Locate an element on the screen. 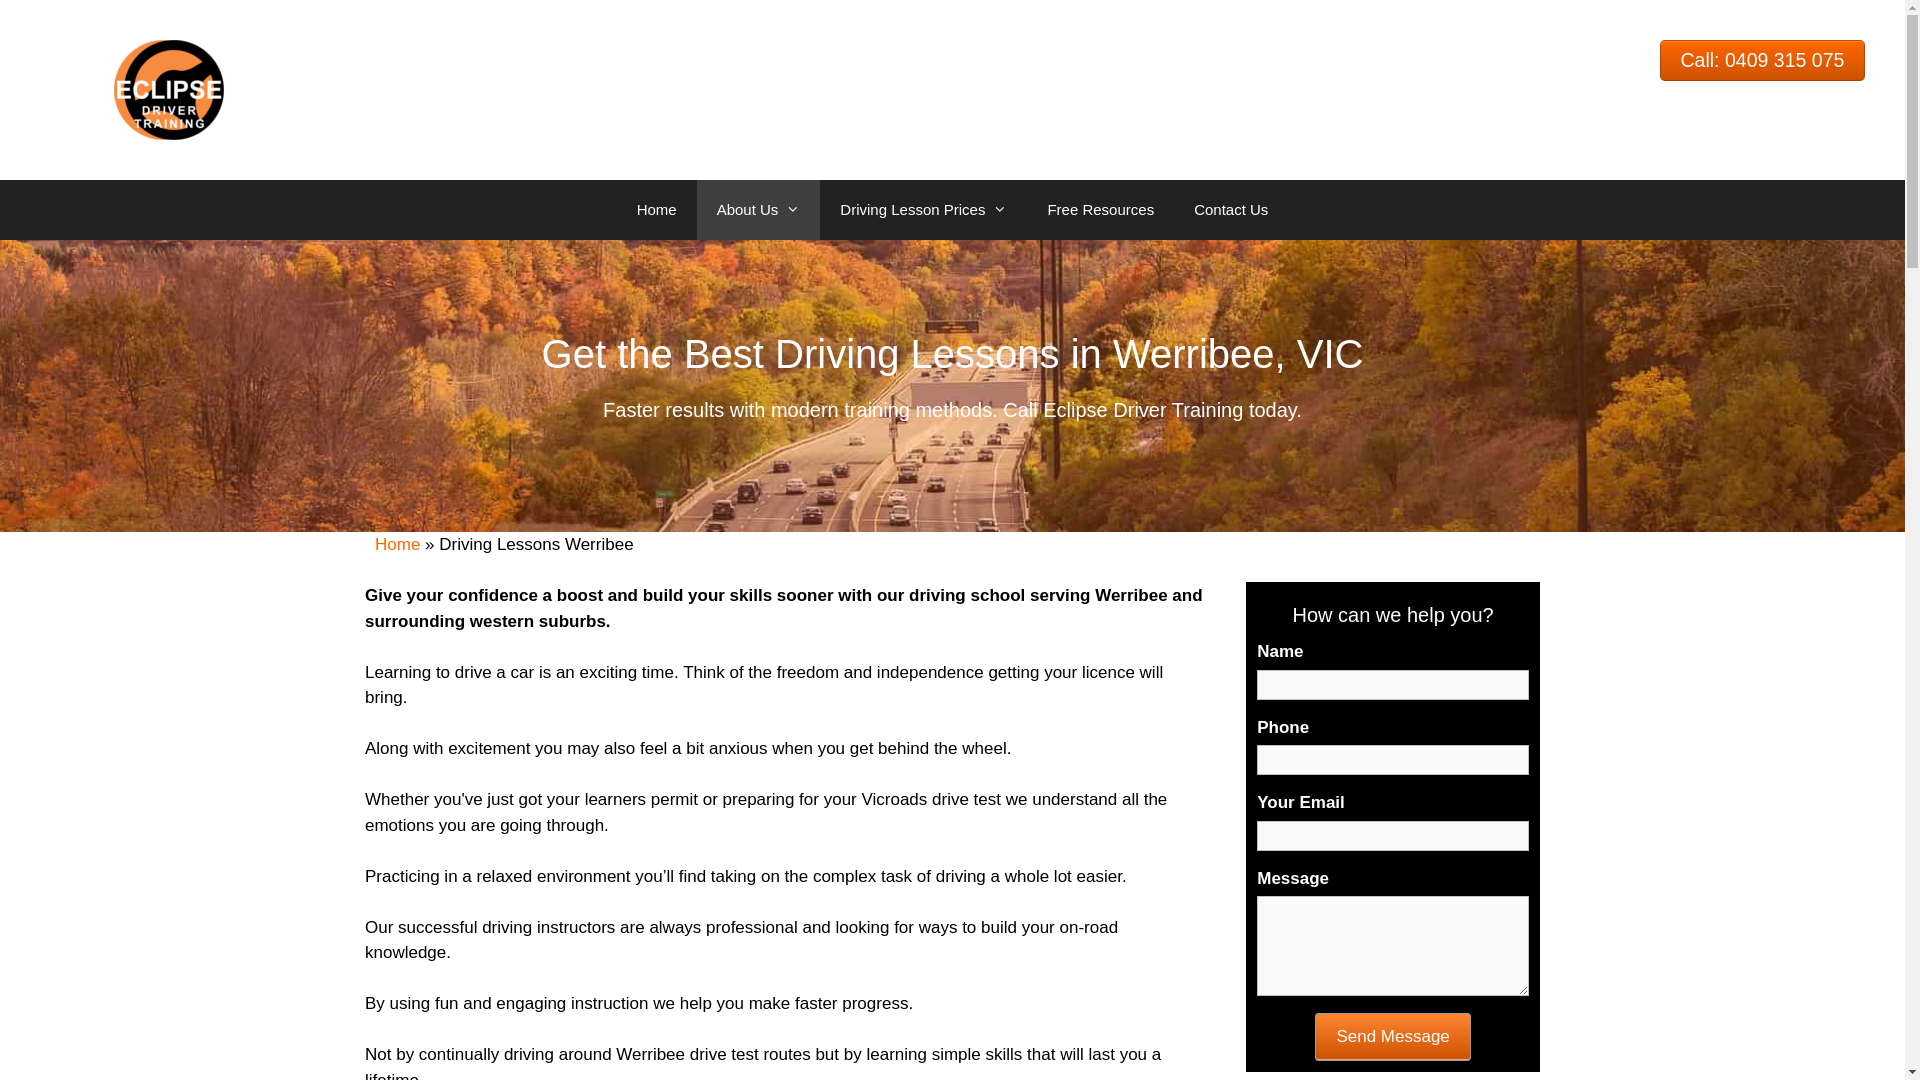  'About Us' is located at coordinates (757, 209).